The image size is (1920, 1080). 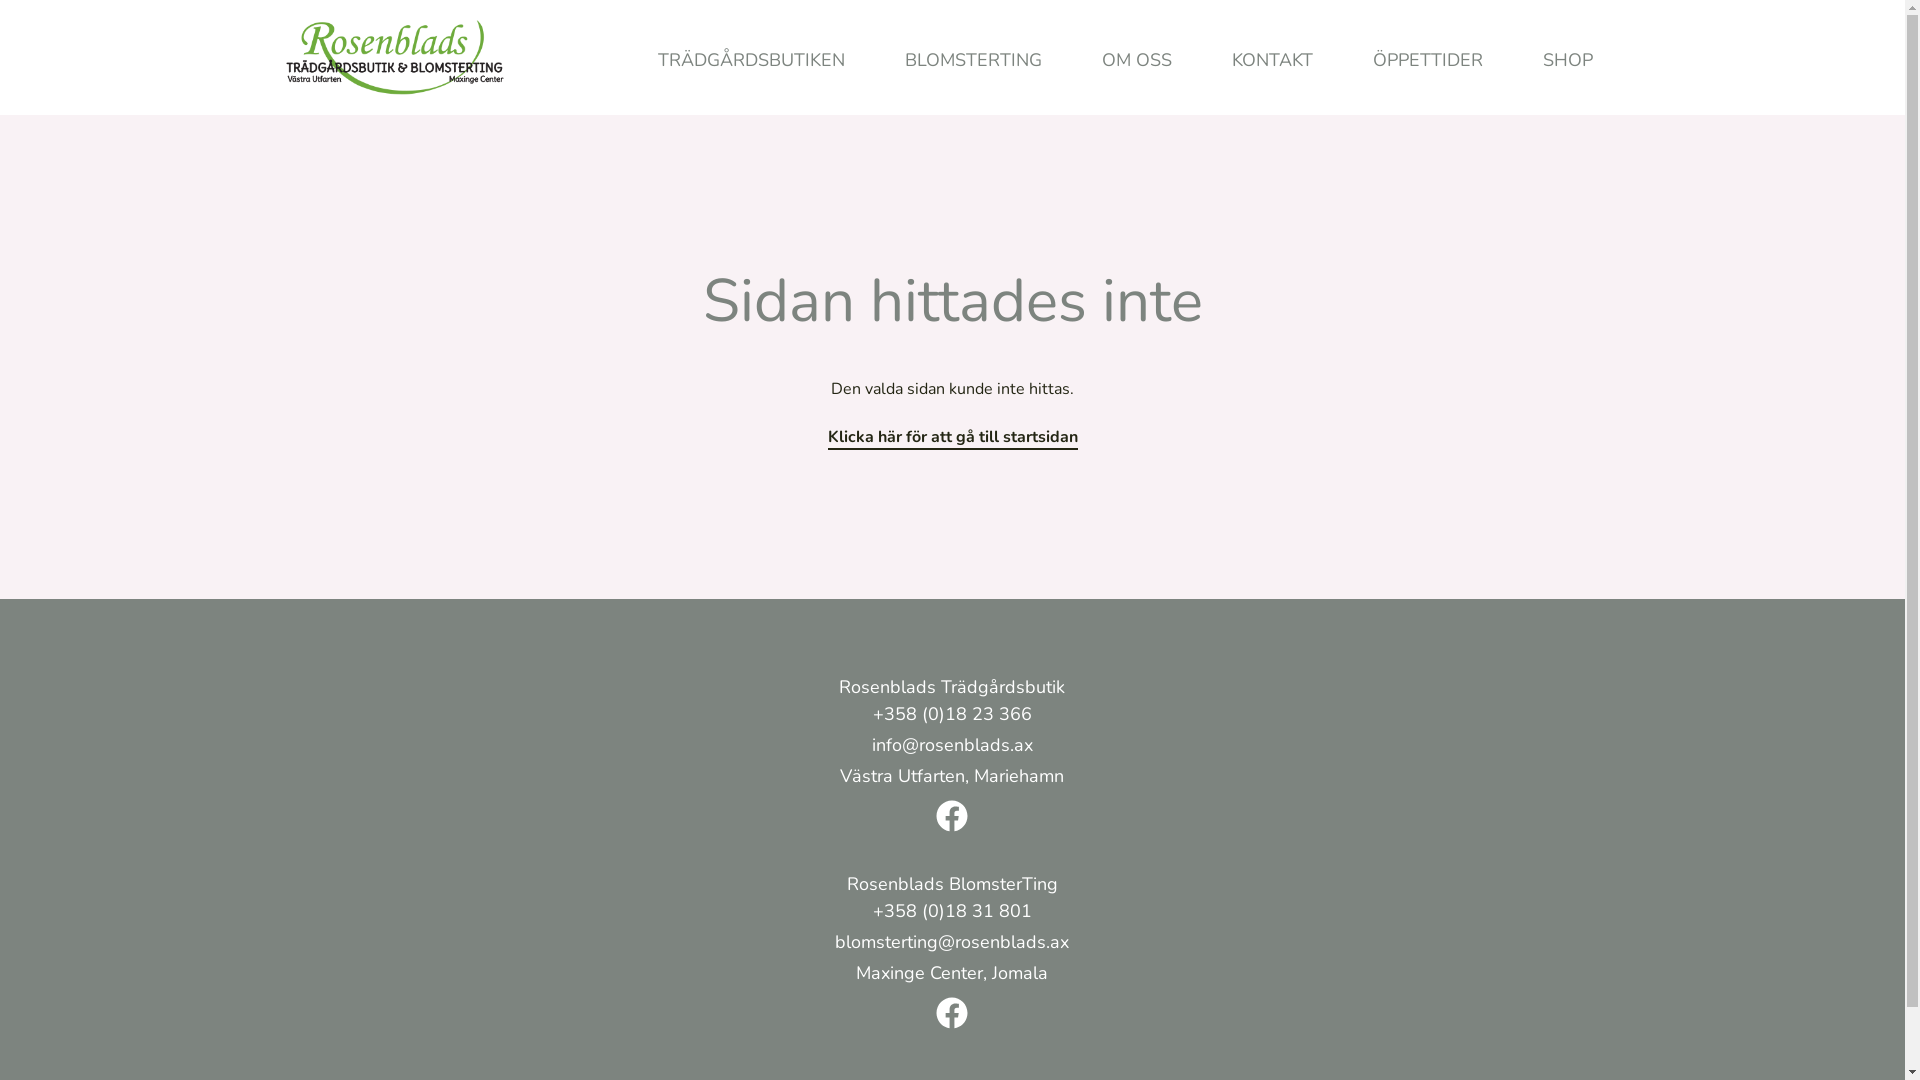 I want to click on 'KONTAKT', so click(x=1271, y=59).